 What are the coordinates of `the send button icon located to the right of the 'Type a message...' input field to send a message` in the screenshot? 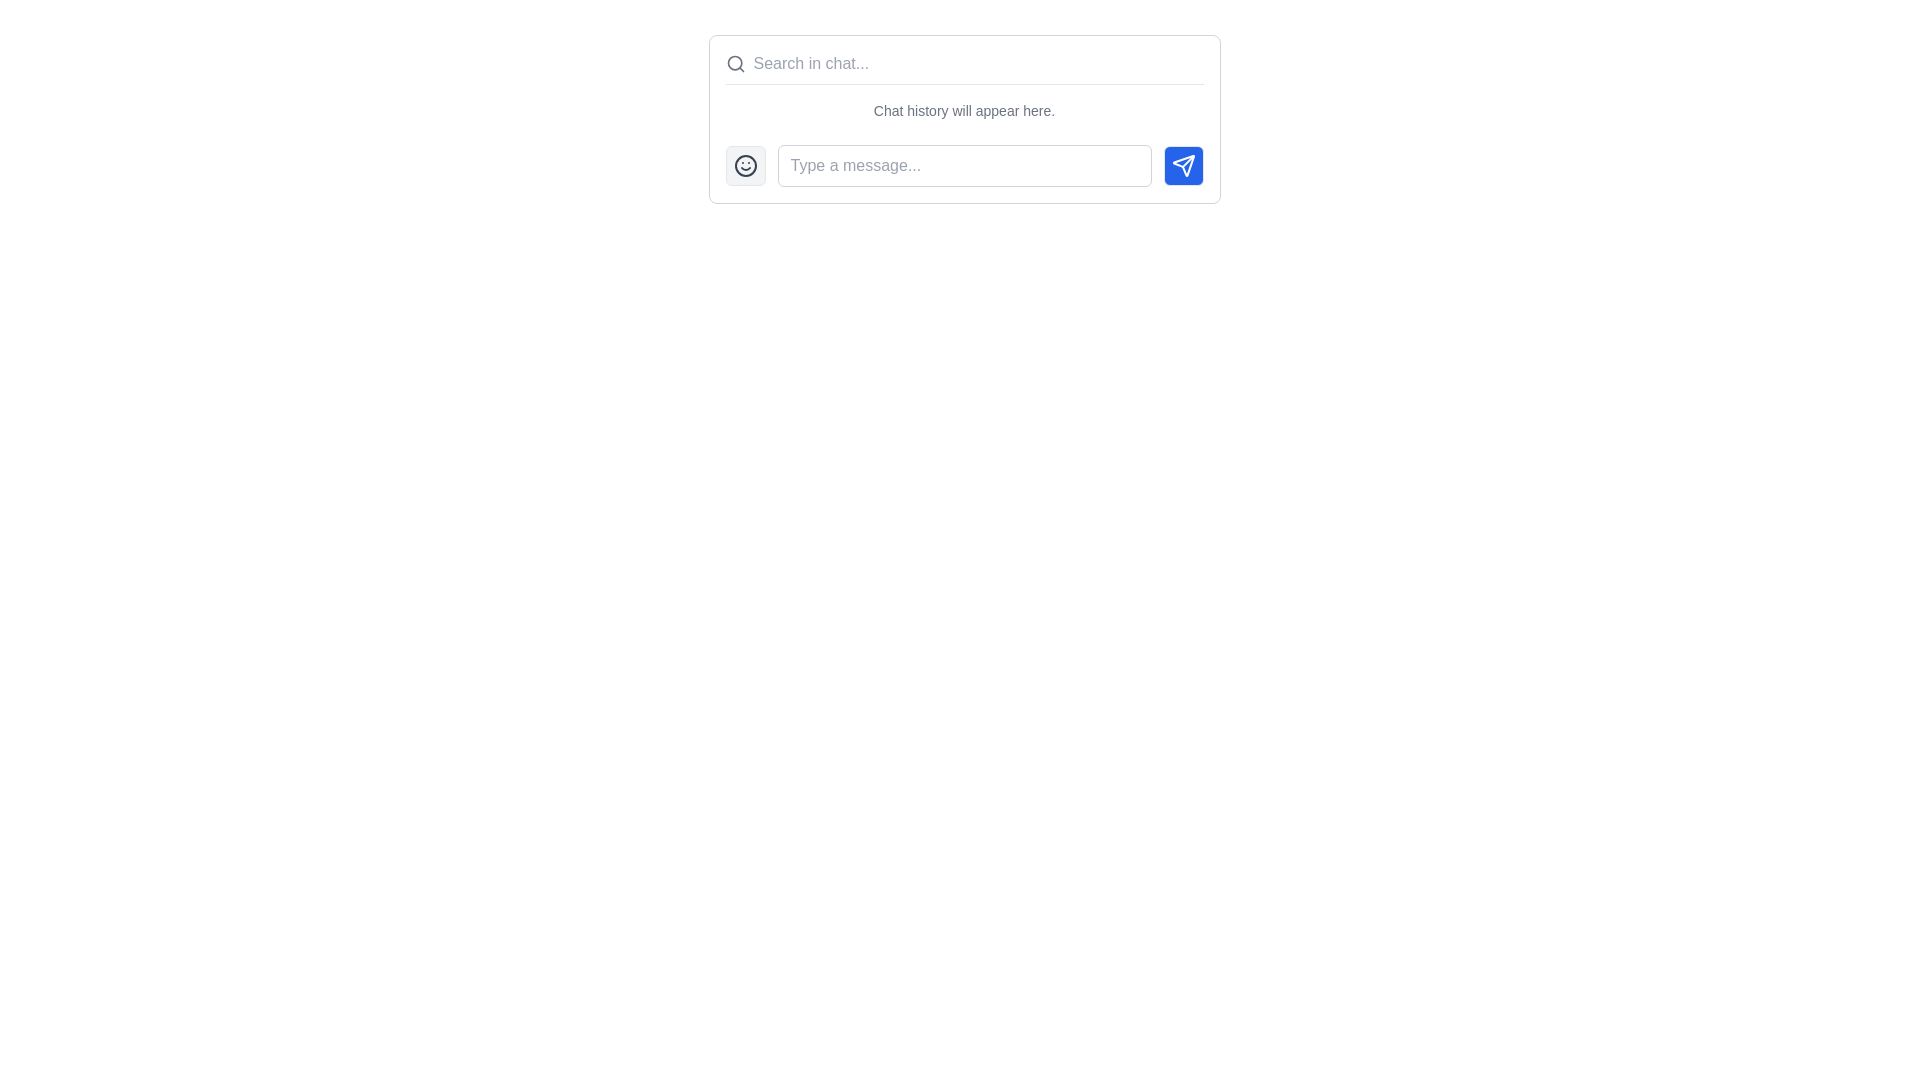 It's located at (1183, 164).